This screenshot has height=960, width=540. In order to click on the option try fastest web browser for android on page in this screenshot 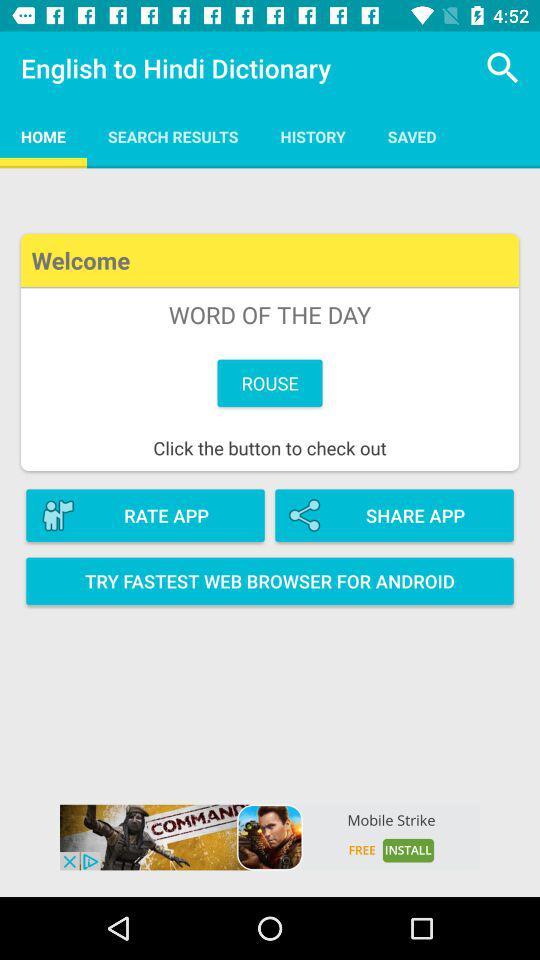, I will do `click(270, 581)`.